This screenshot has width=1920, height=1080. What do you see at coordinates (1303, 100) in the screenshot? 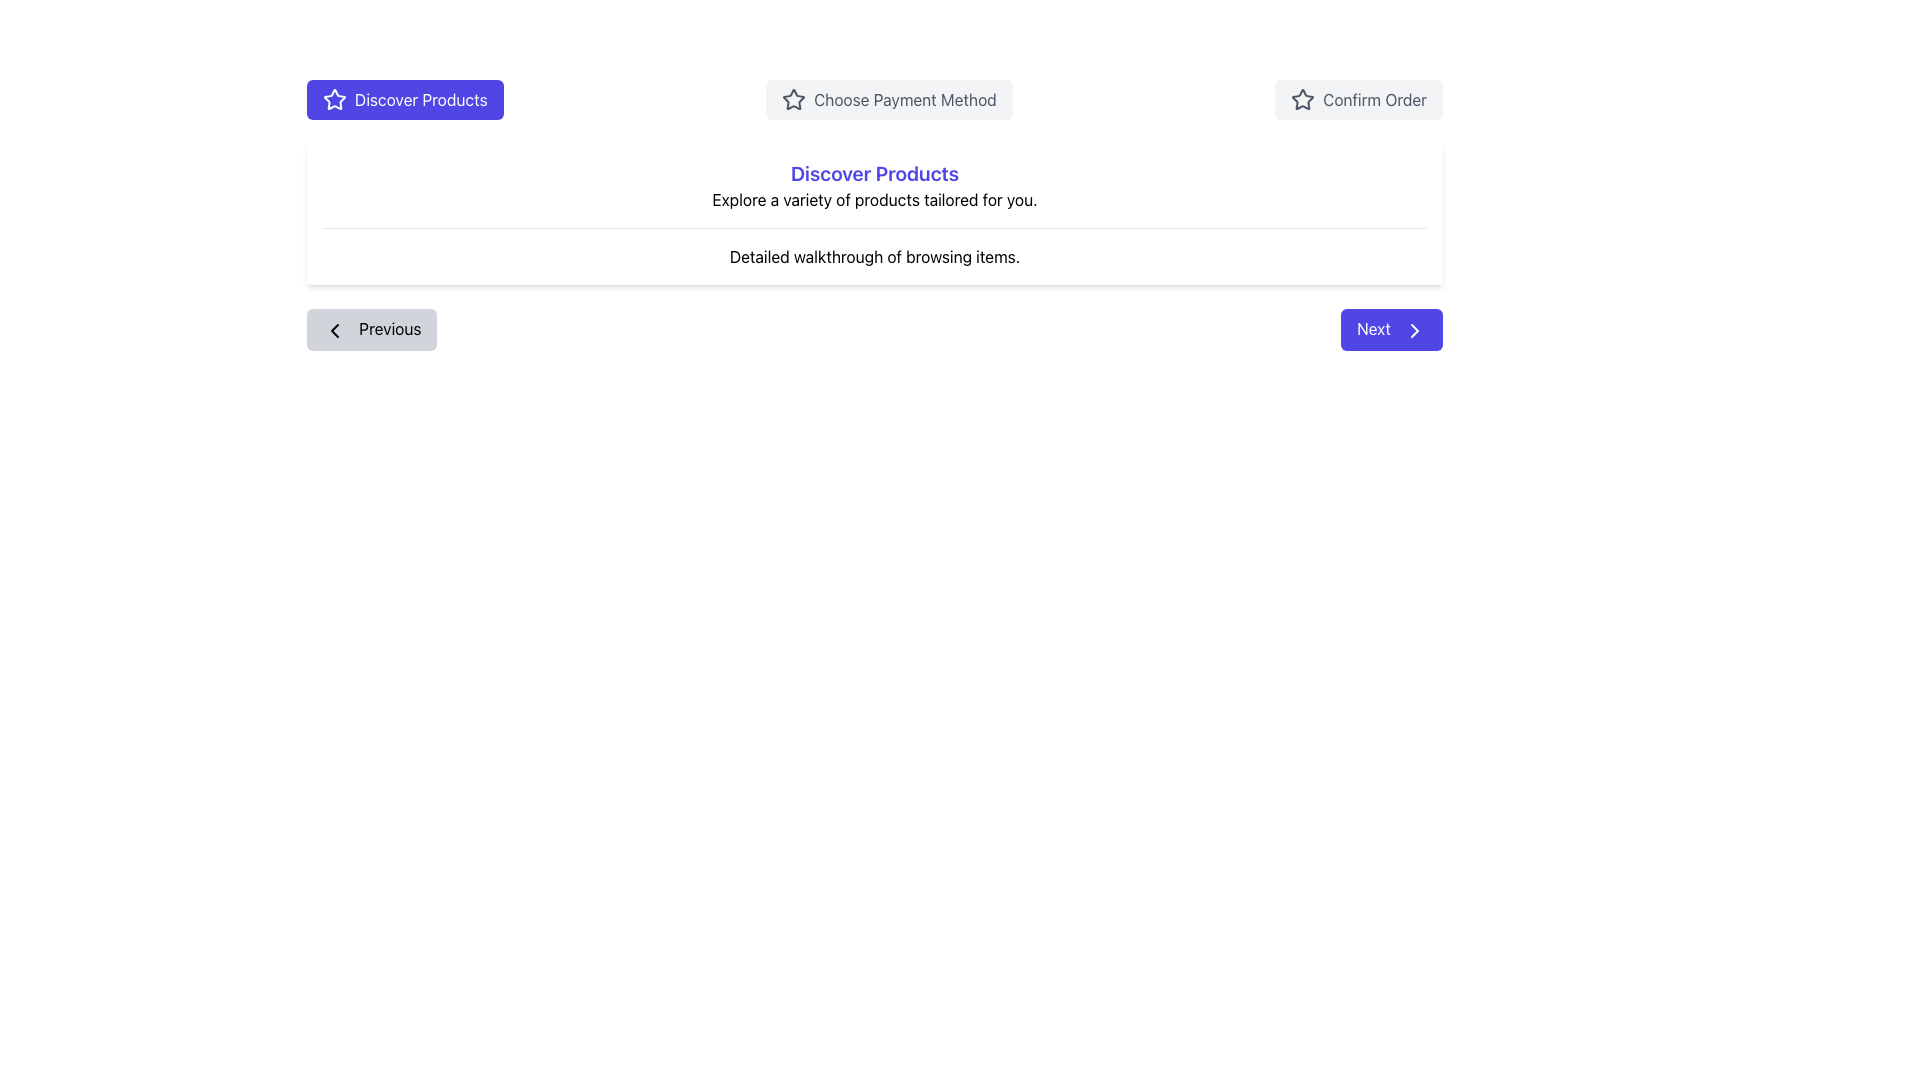
I see `the icon within the 'Confirm Order' button, which is located to the left of the text, providing a visual cue for the order confirmation functionality` at bounding box center [1303, 100].